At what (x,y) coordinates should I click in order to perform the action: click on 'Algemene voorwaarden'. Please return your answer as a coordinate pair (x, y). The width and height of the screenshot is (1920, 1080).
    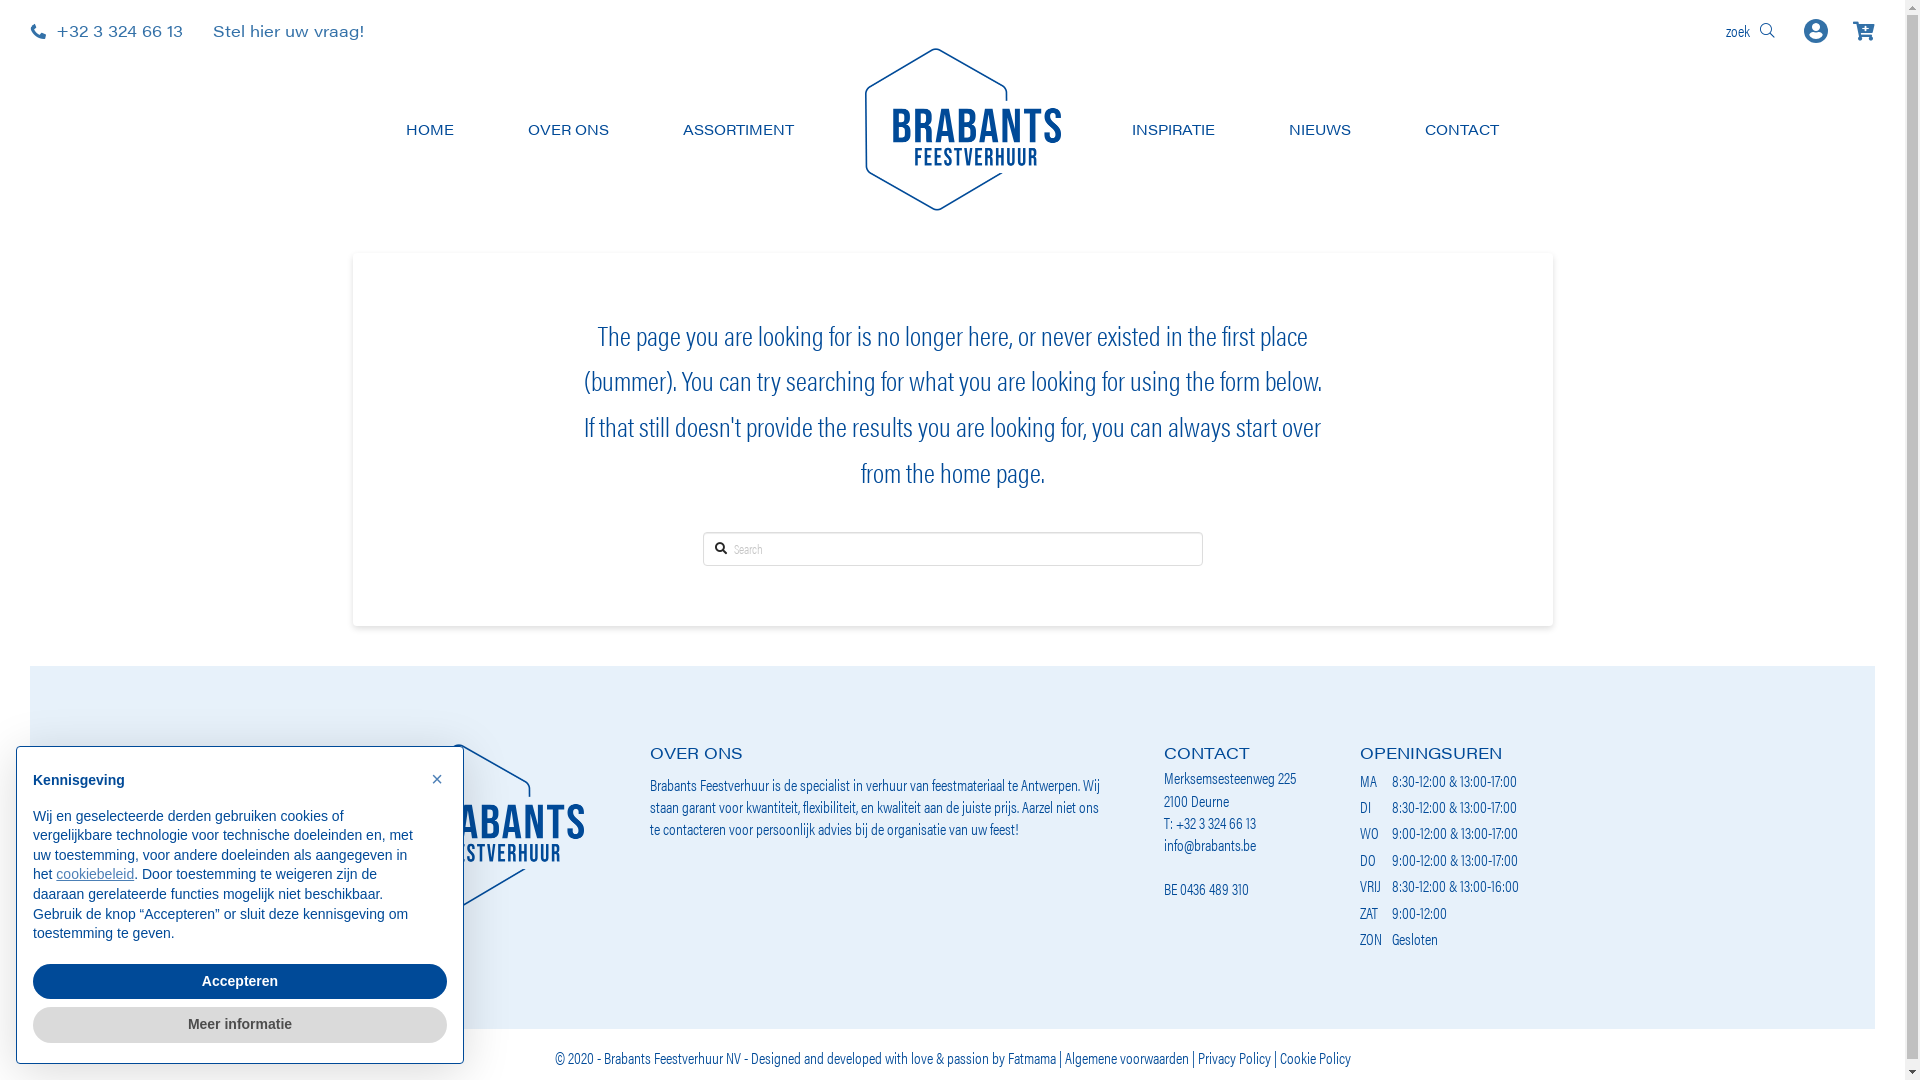
    Looking at the image, I should click on (1126, 1056).